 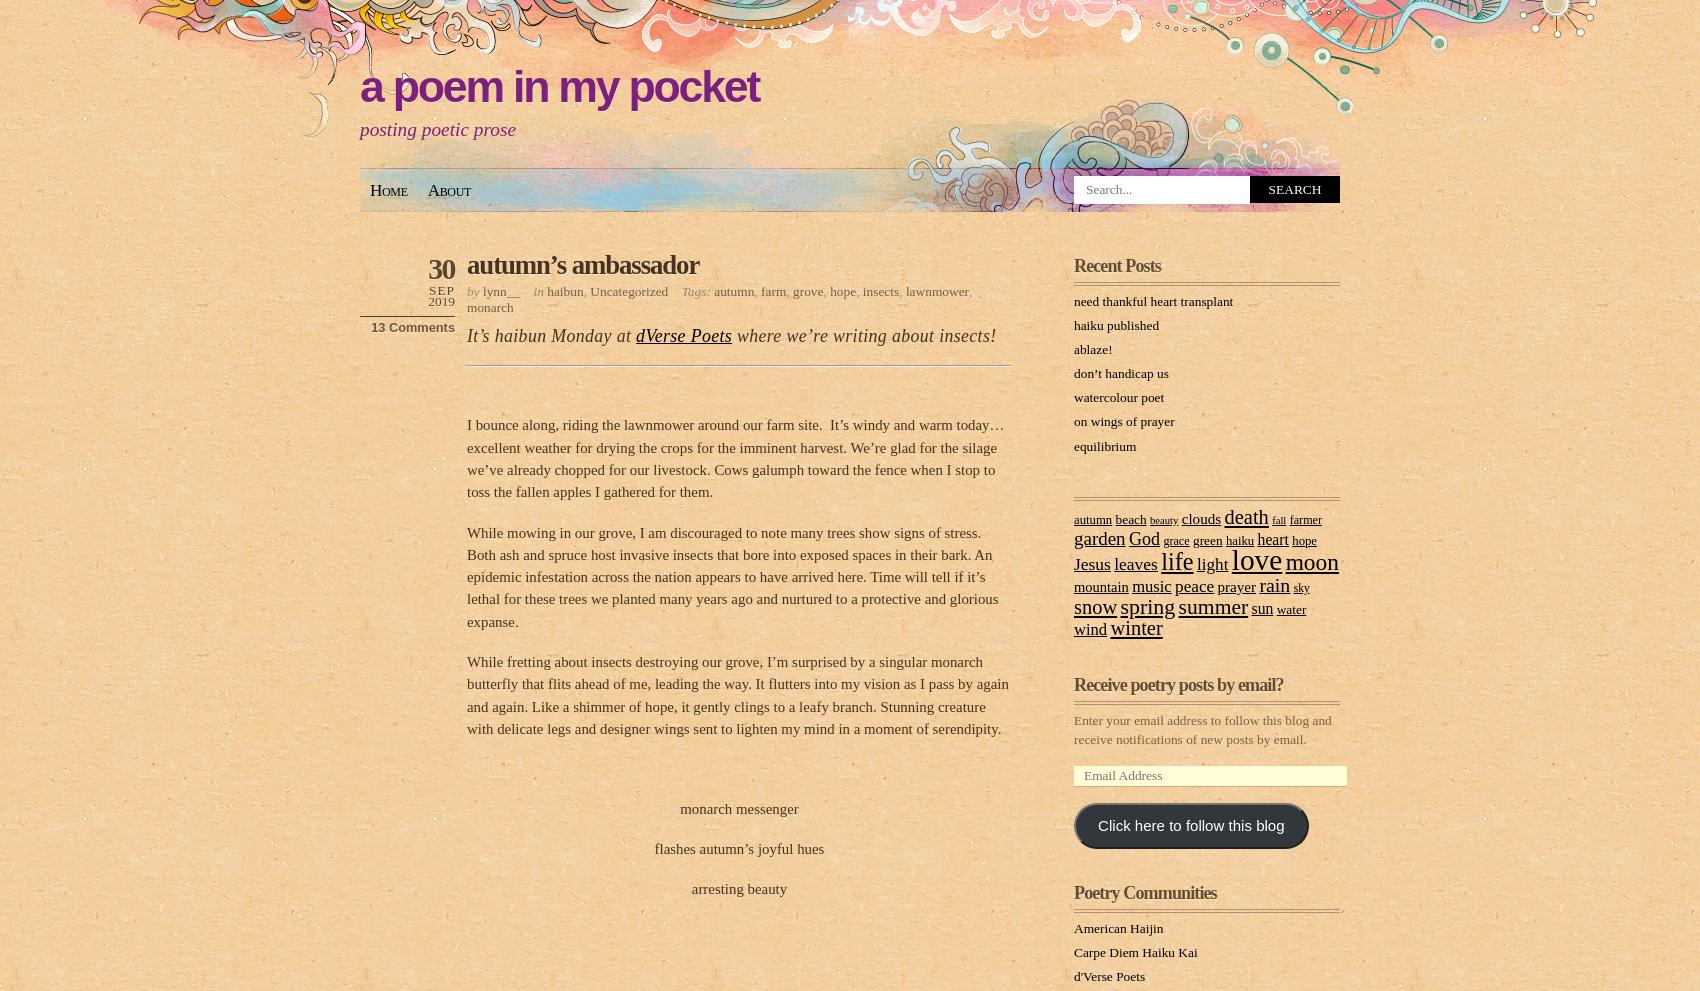 What do you see at coordinates (1109, 975) in the screenshot?
I see `'d'Verse Poets'` at bounding box center [1109, 975].